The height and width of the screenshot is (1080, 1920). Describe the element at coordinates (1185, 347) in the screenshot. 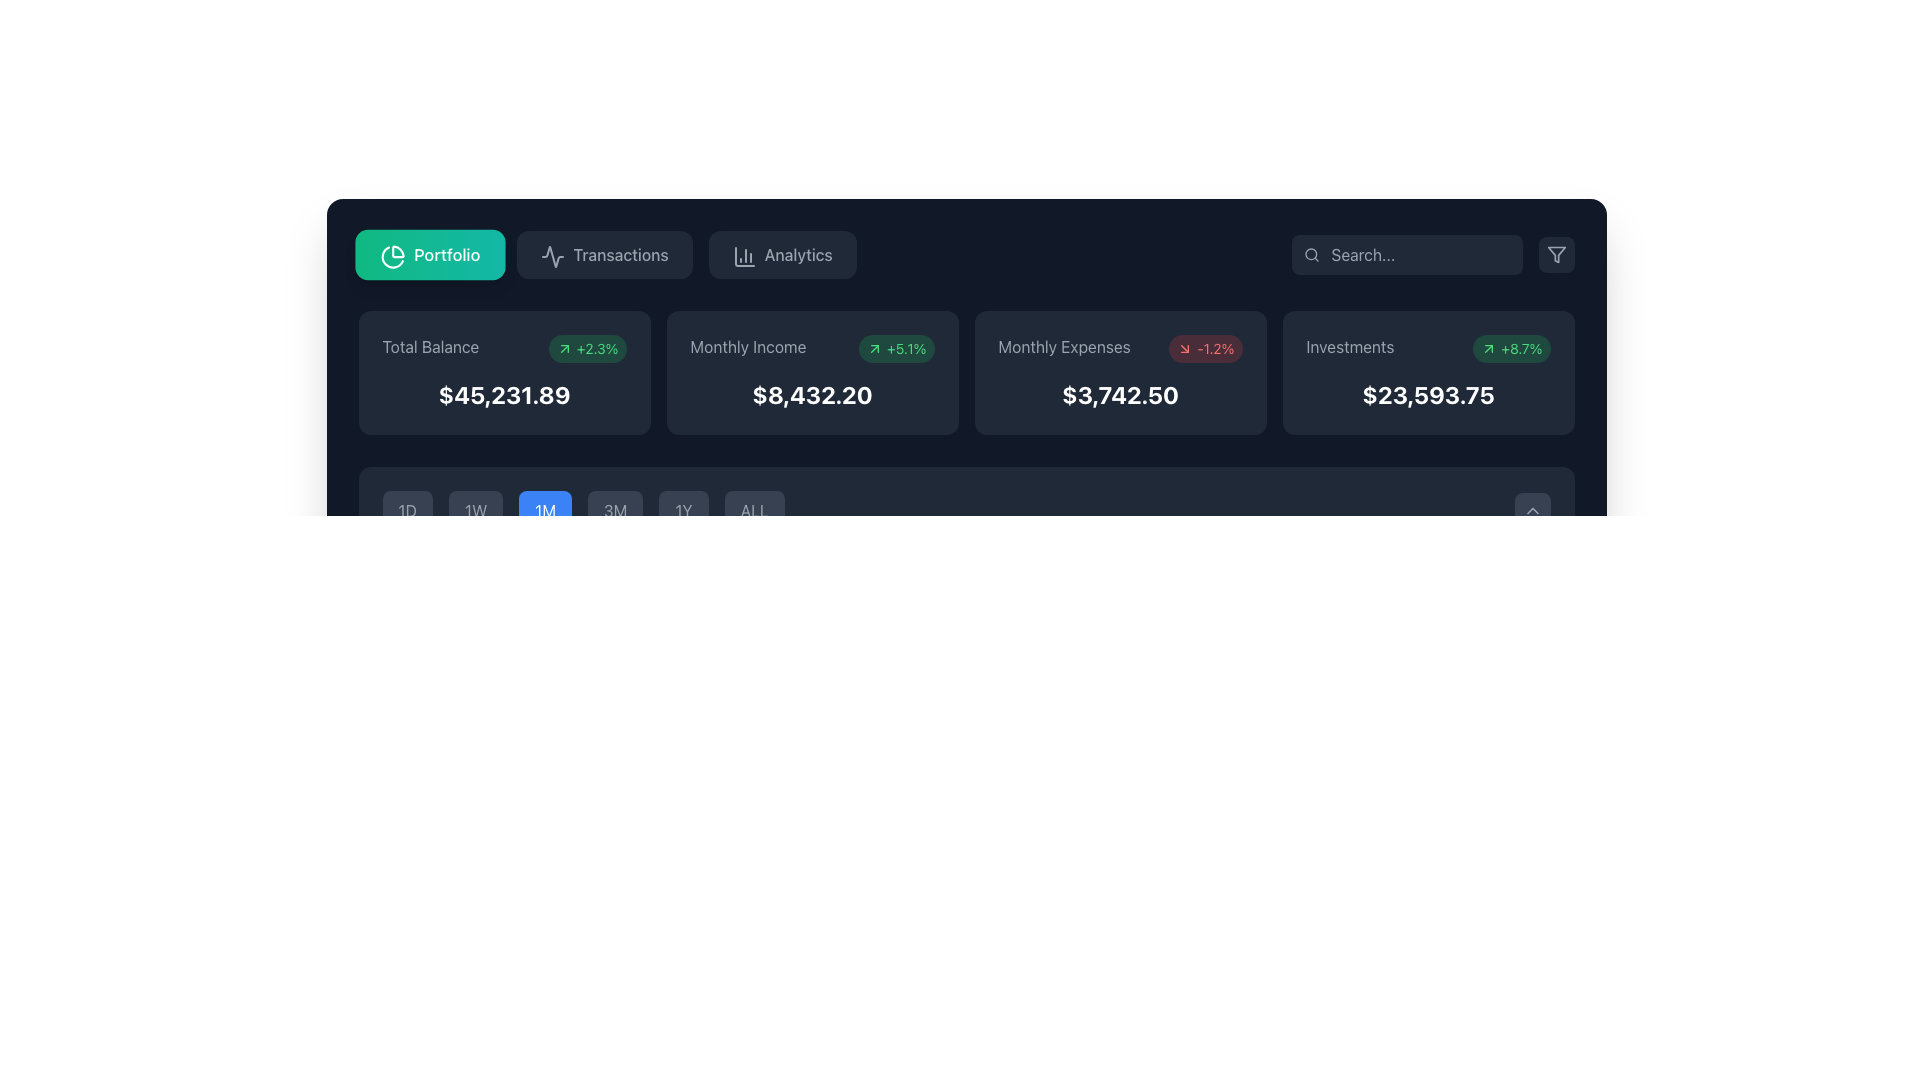

I see `the decrease icon located to the left of the percentage value '-1.2%' within the red-highlighted area of the 'Monthly Expenses' panel` at that location.